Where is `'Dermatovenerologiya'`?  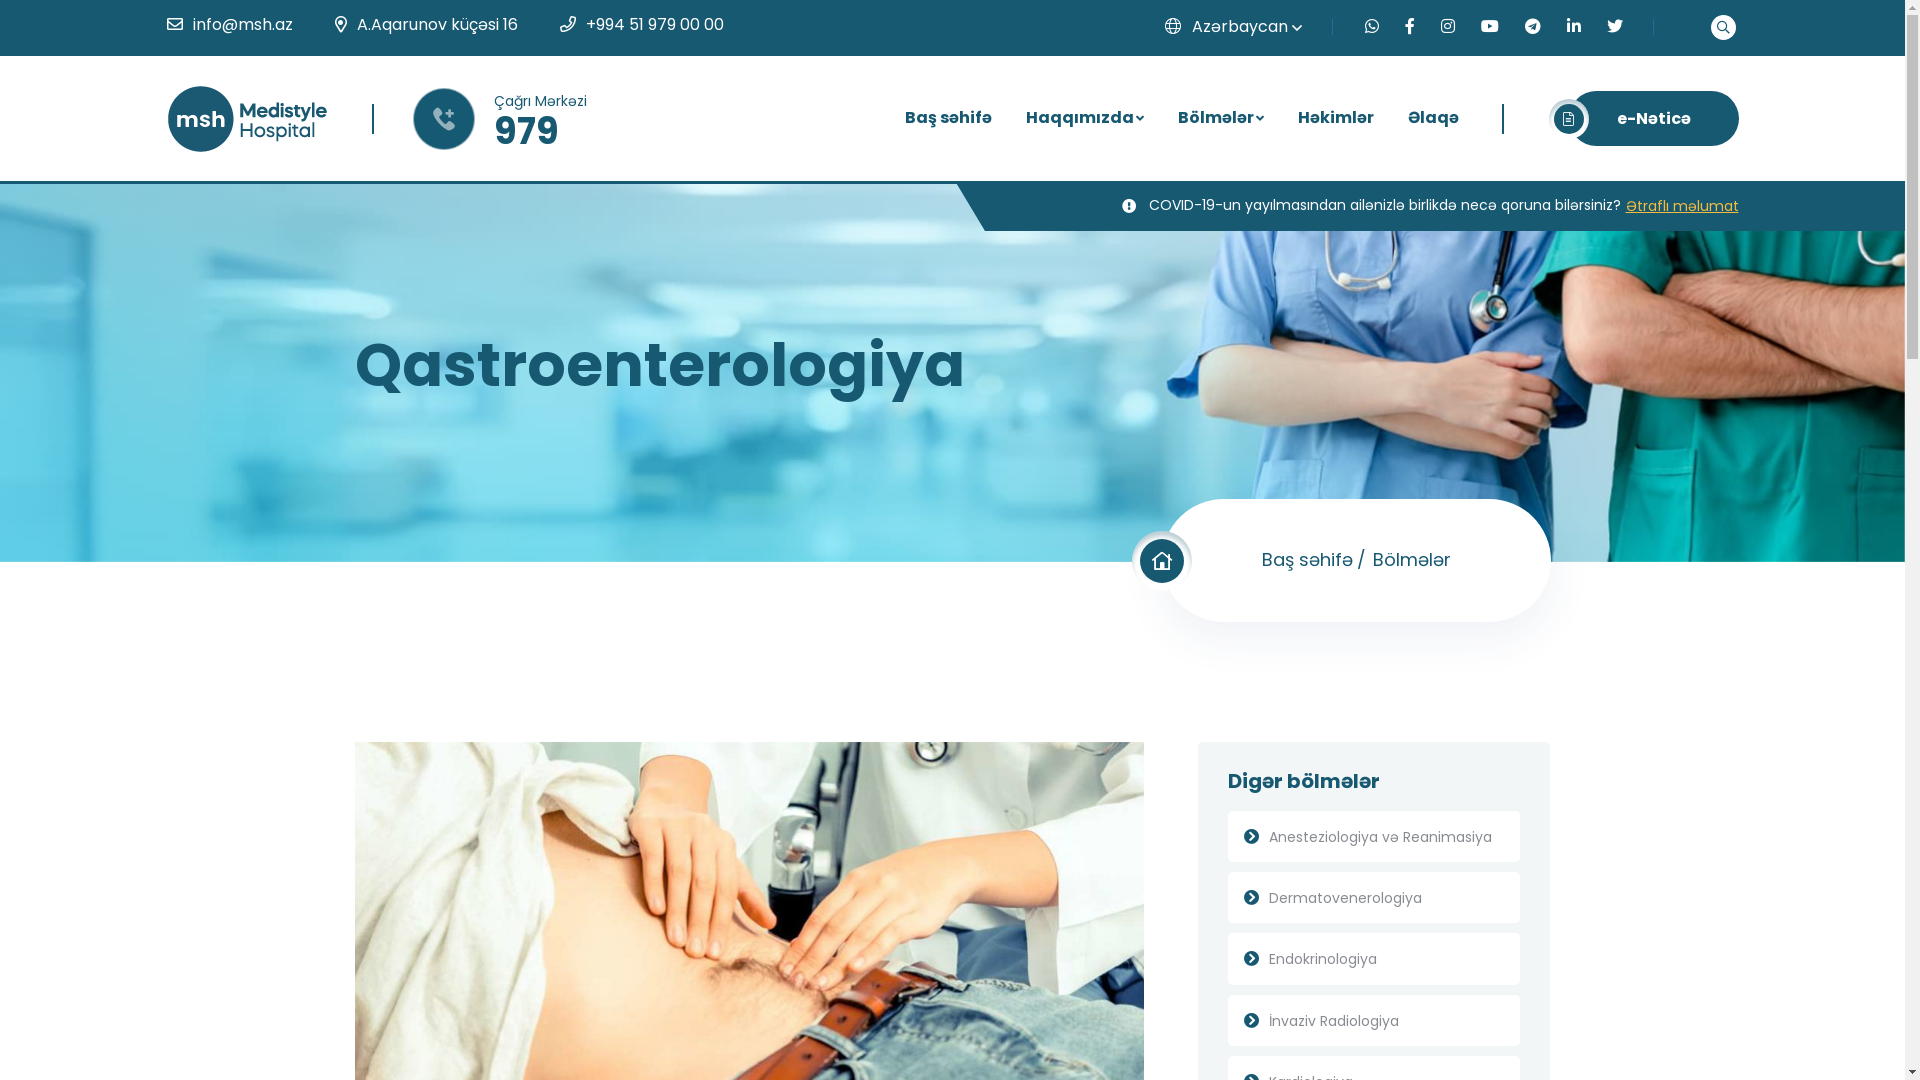 'Dermatovenerologiya' is located at coordinates (1373, 896).